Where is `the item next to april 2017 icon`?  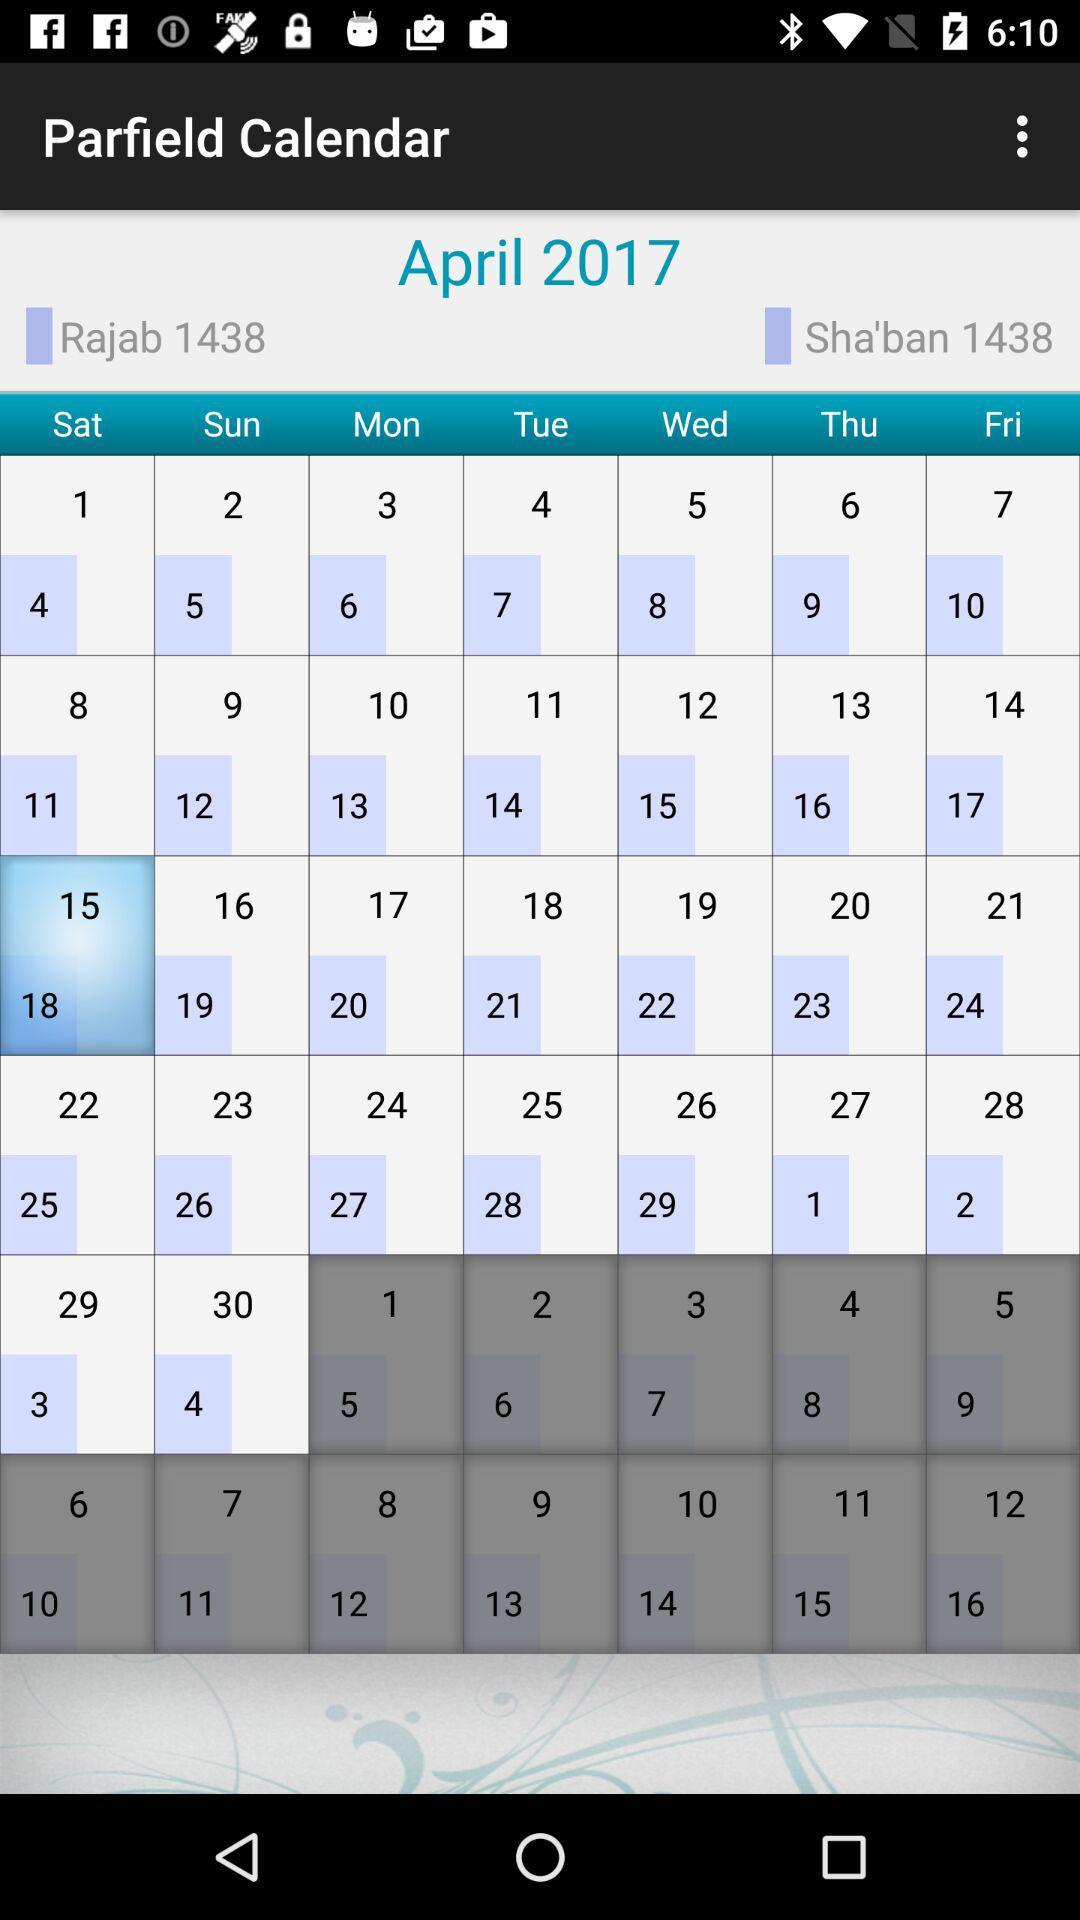
the item next to april 2017 icon is located at coordinates (1027, 135).